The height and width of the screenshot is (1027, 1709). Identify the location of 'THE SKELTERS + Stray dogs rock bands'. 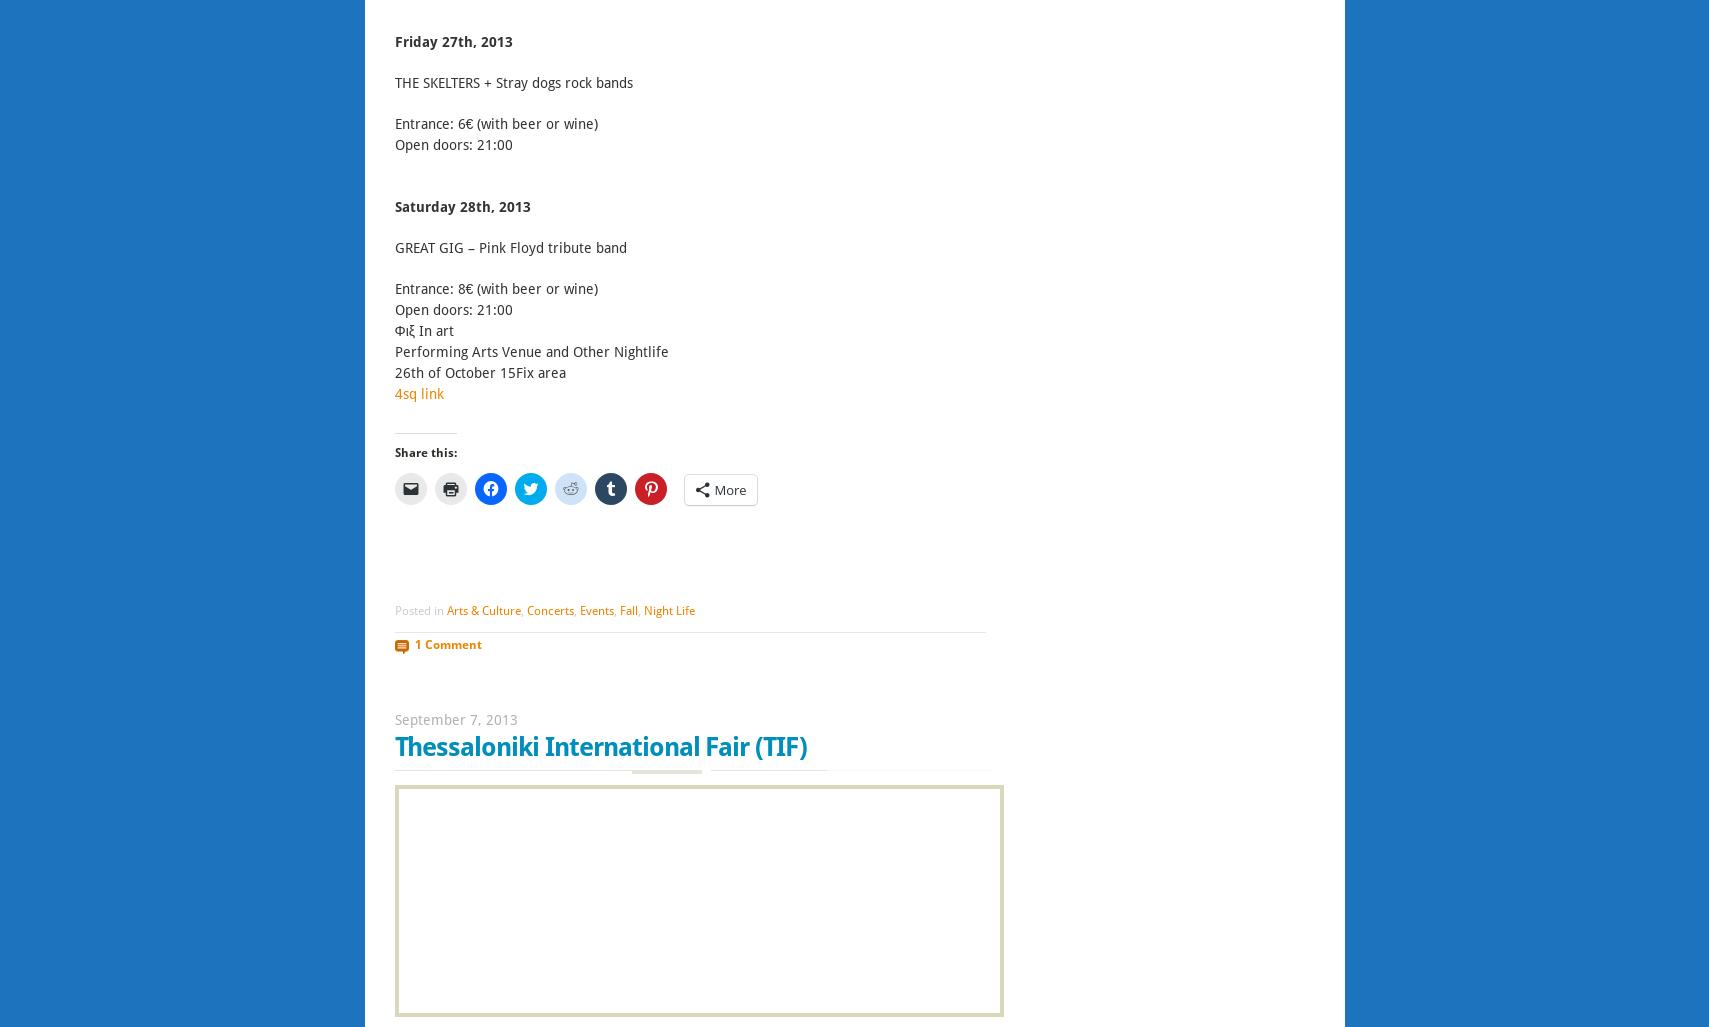
(512, 83).